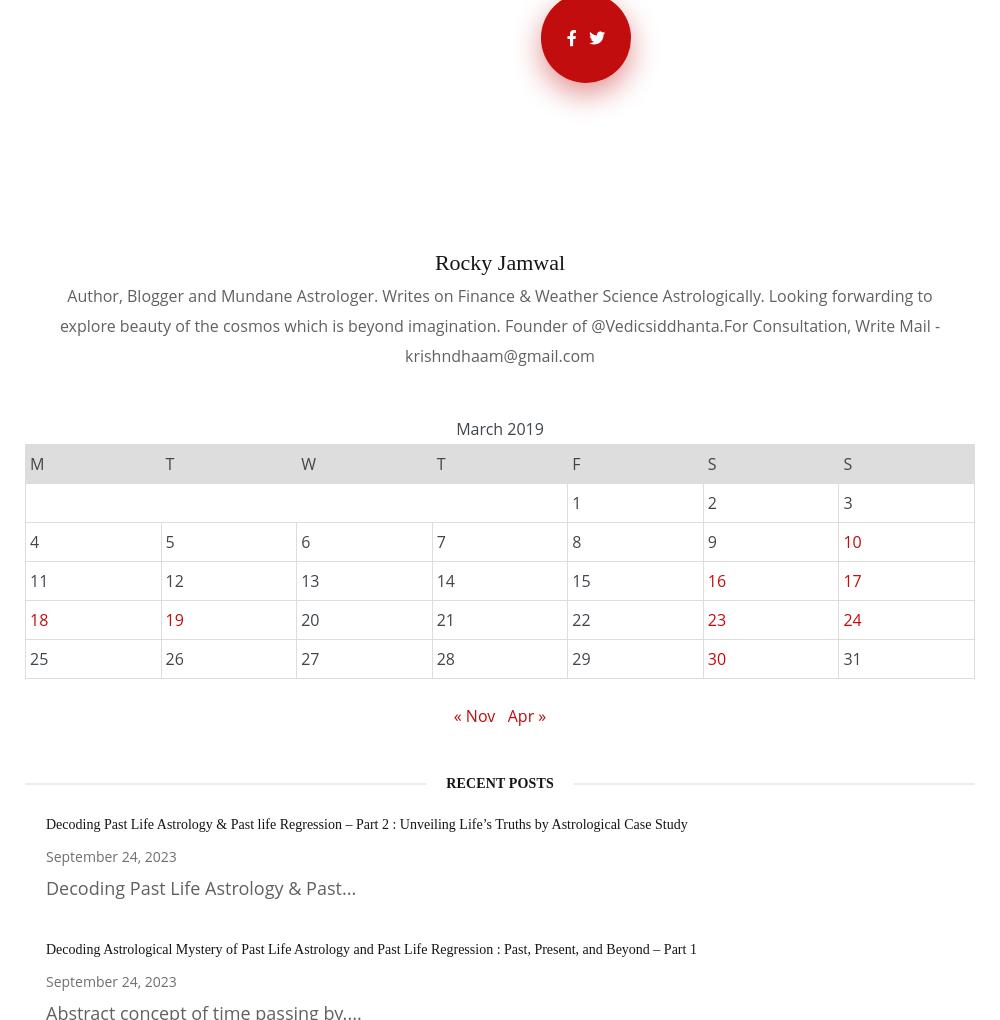 This screenshot has height=1020, width=1000. What do you see at coordinates (580, 658) in the screenshot?
I see `'29'` at bounding box center [580, 658].